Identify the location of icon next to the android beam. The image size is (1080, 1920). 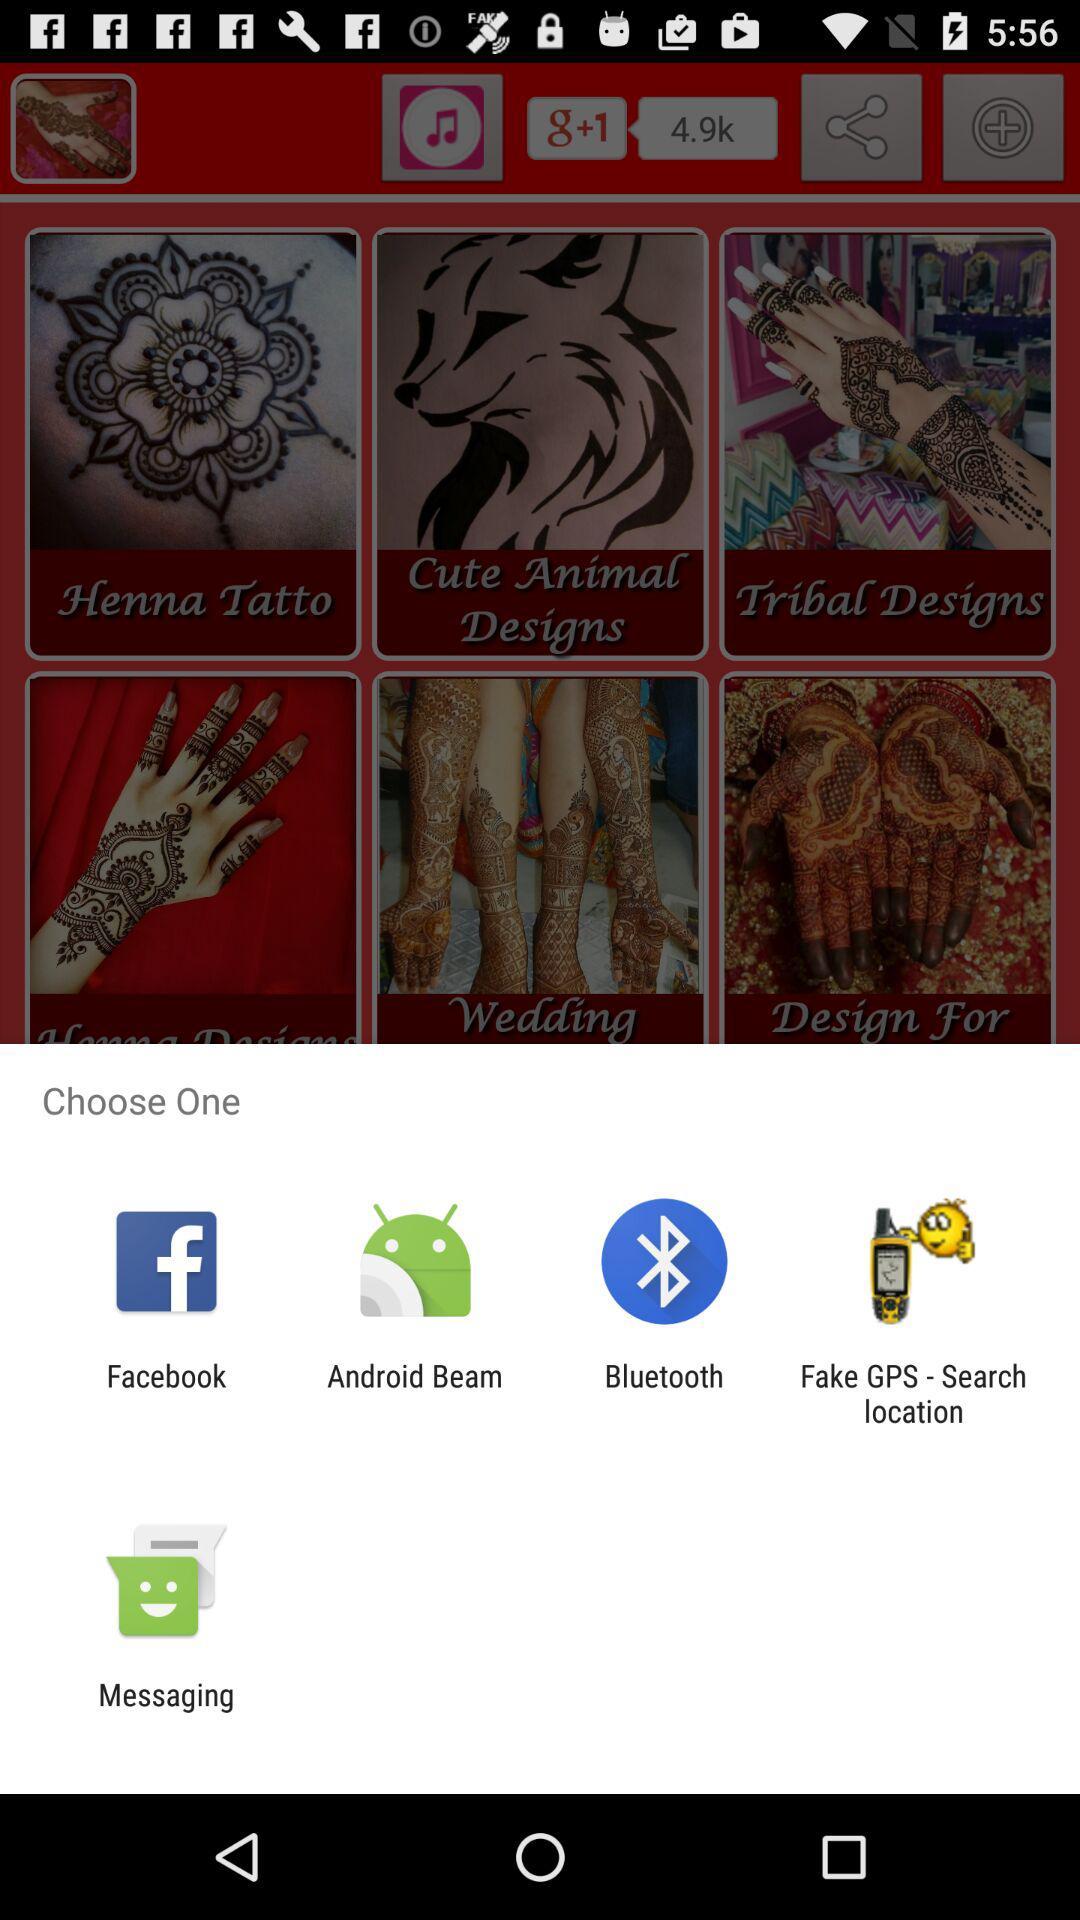
(664, 1392).